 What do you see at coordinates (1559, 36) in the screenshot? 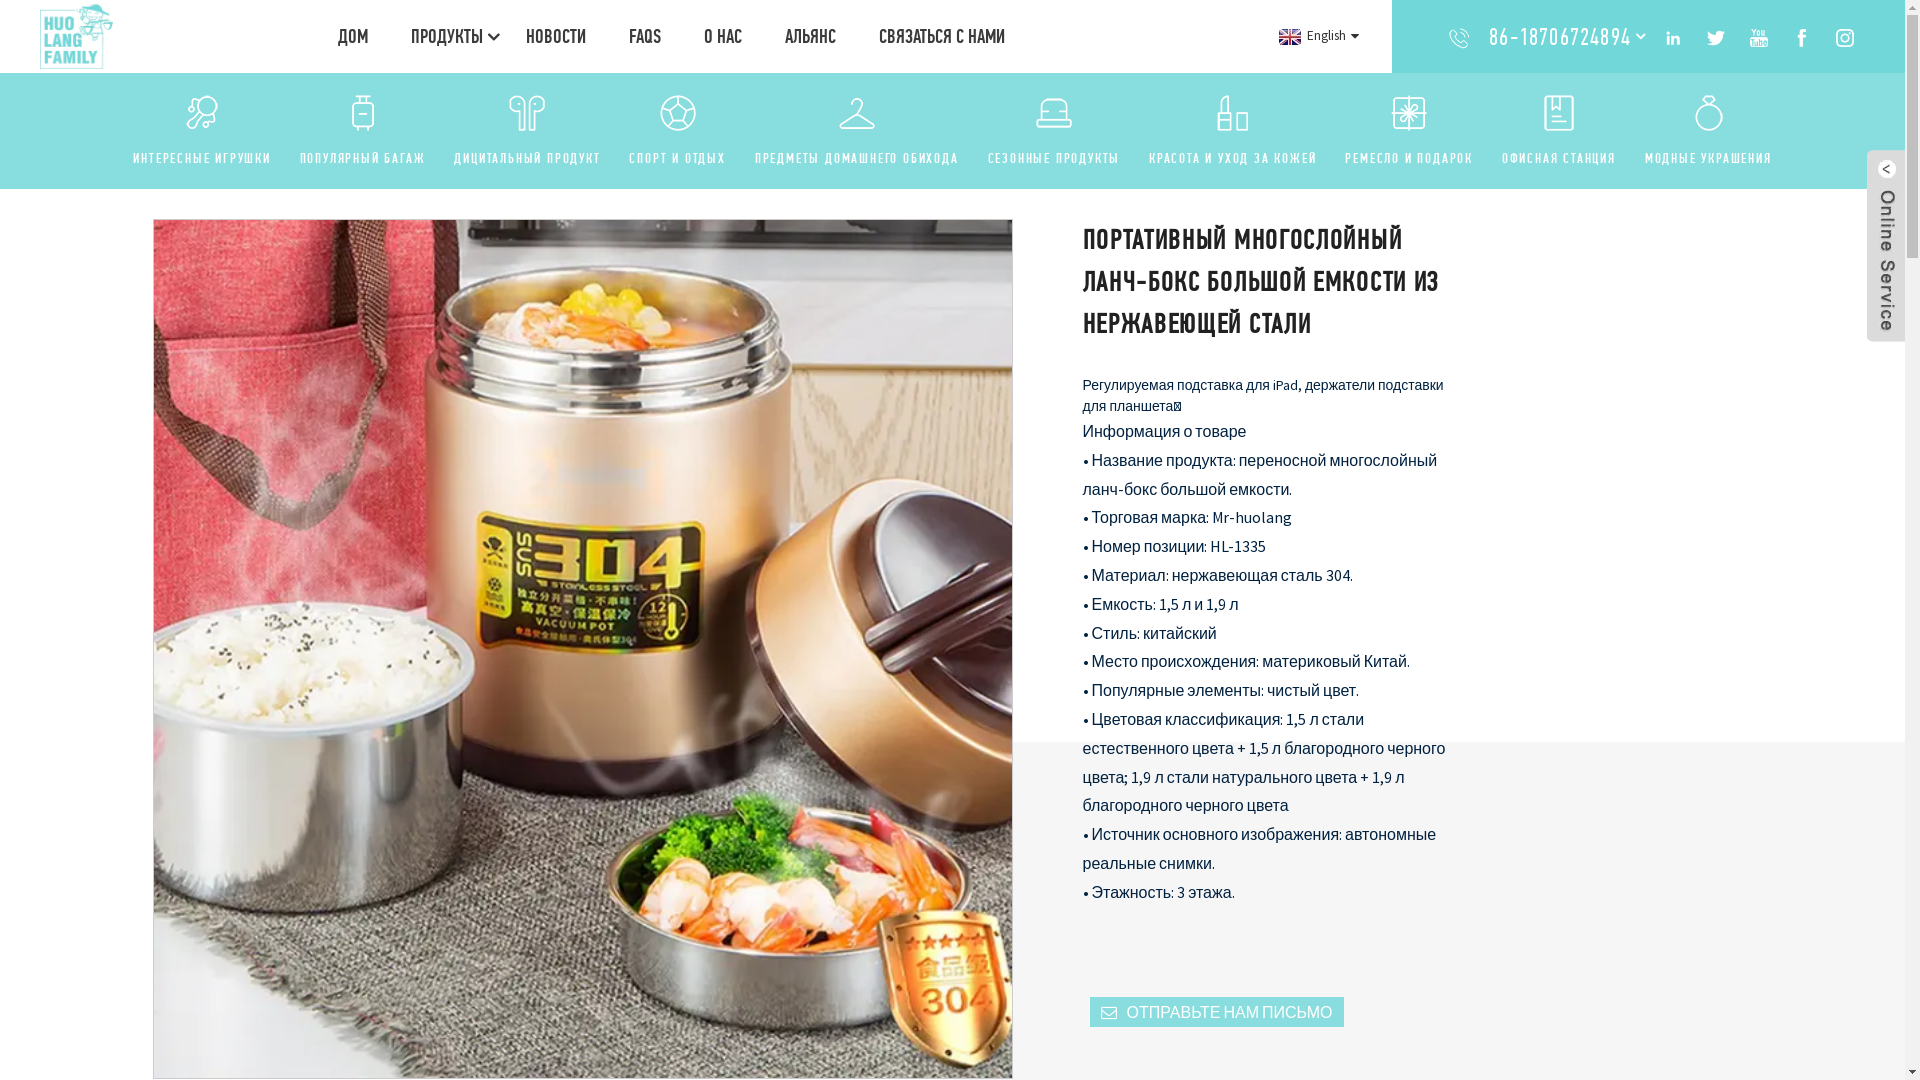
I see `'86-18706724894'` at bounding box center [1559, 36].